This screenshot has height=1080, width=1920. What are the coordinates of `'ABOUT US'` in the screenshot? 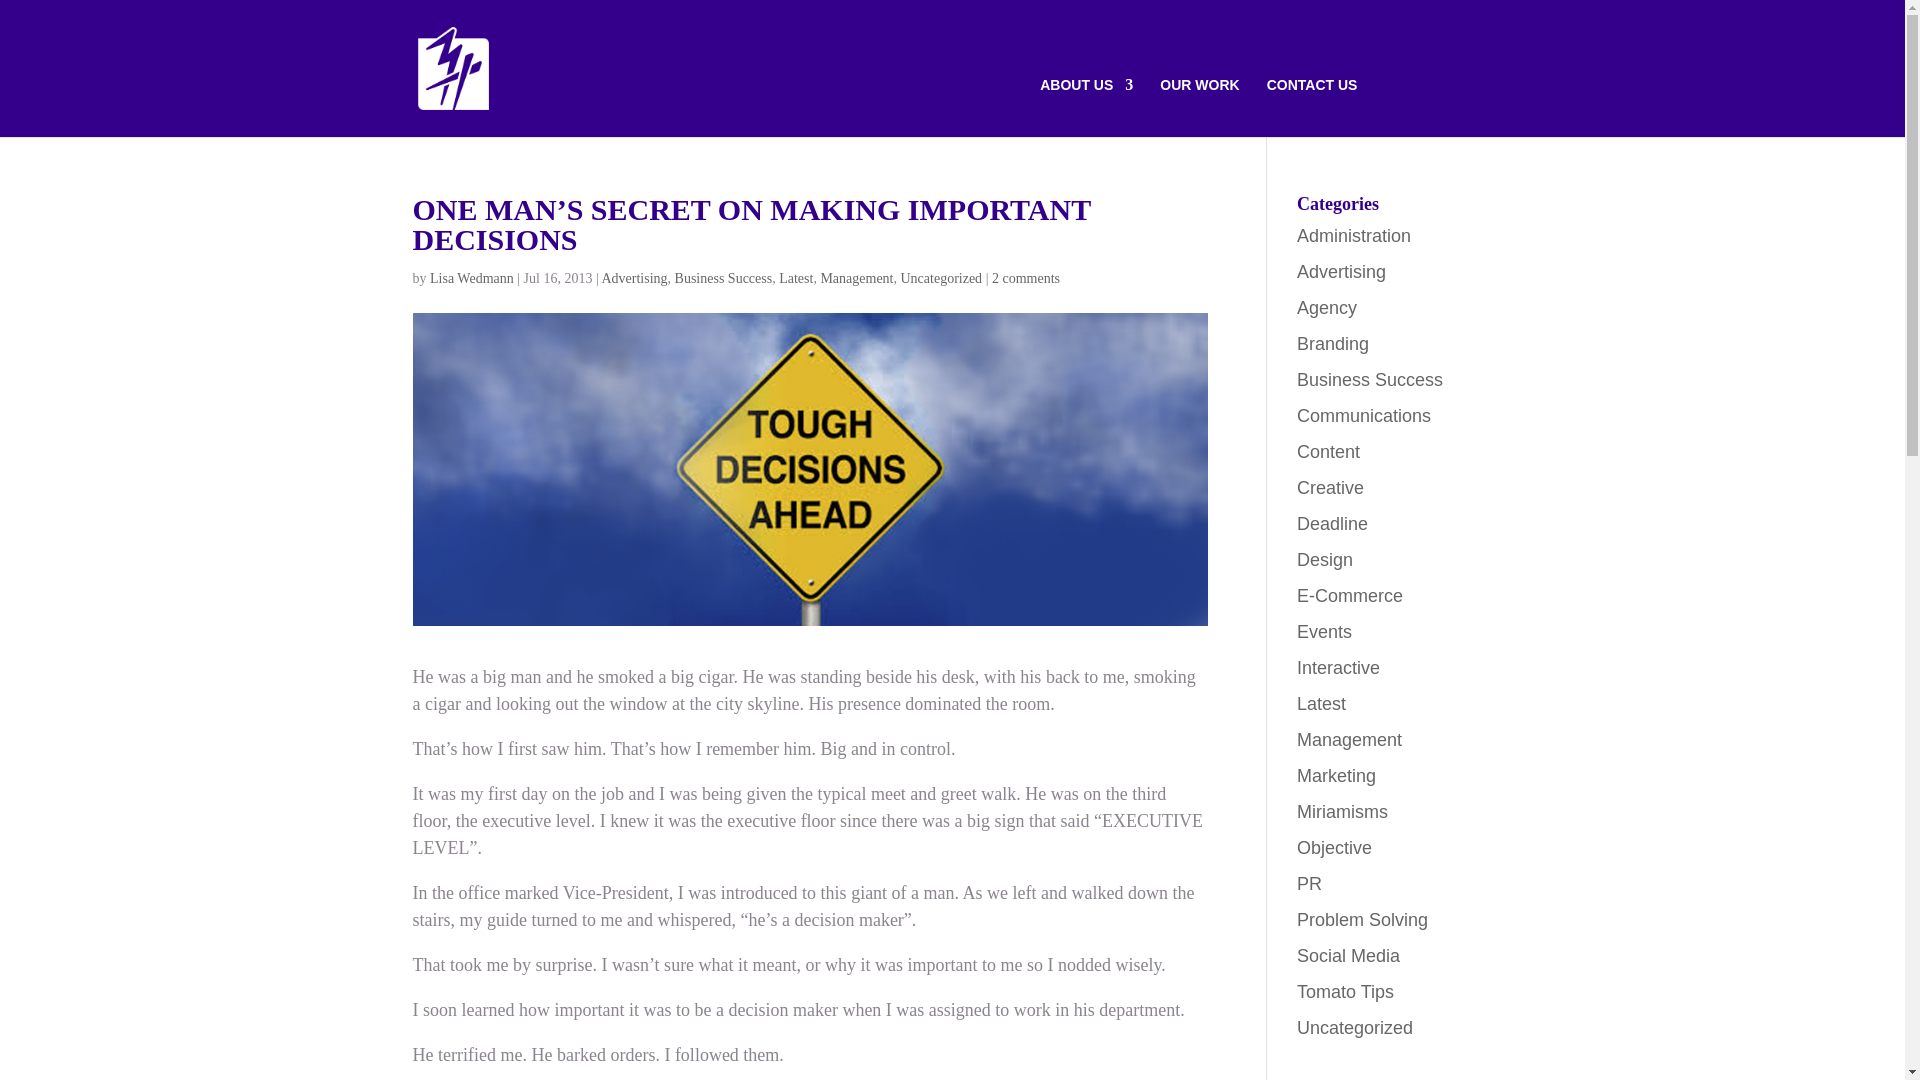 It's located at (1085, 107).